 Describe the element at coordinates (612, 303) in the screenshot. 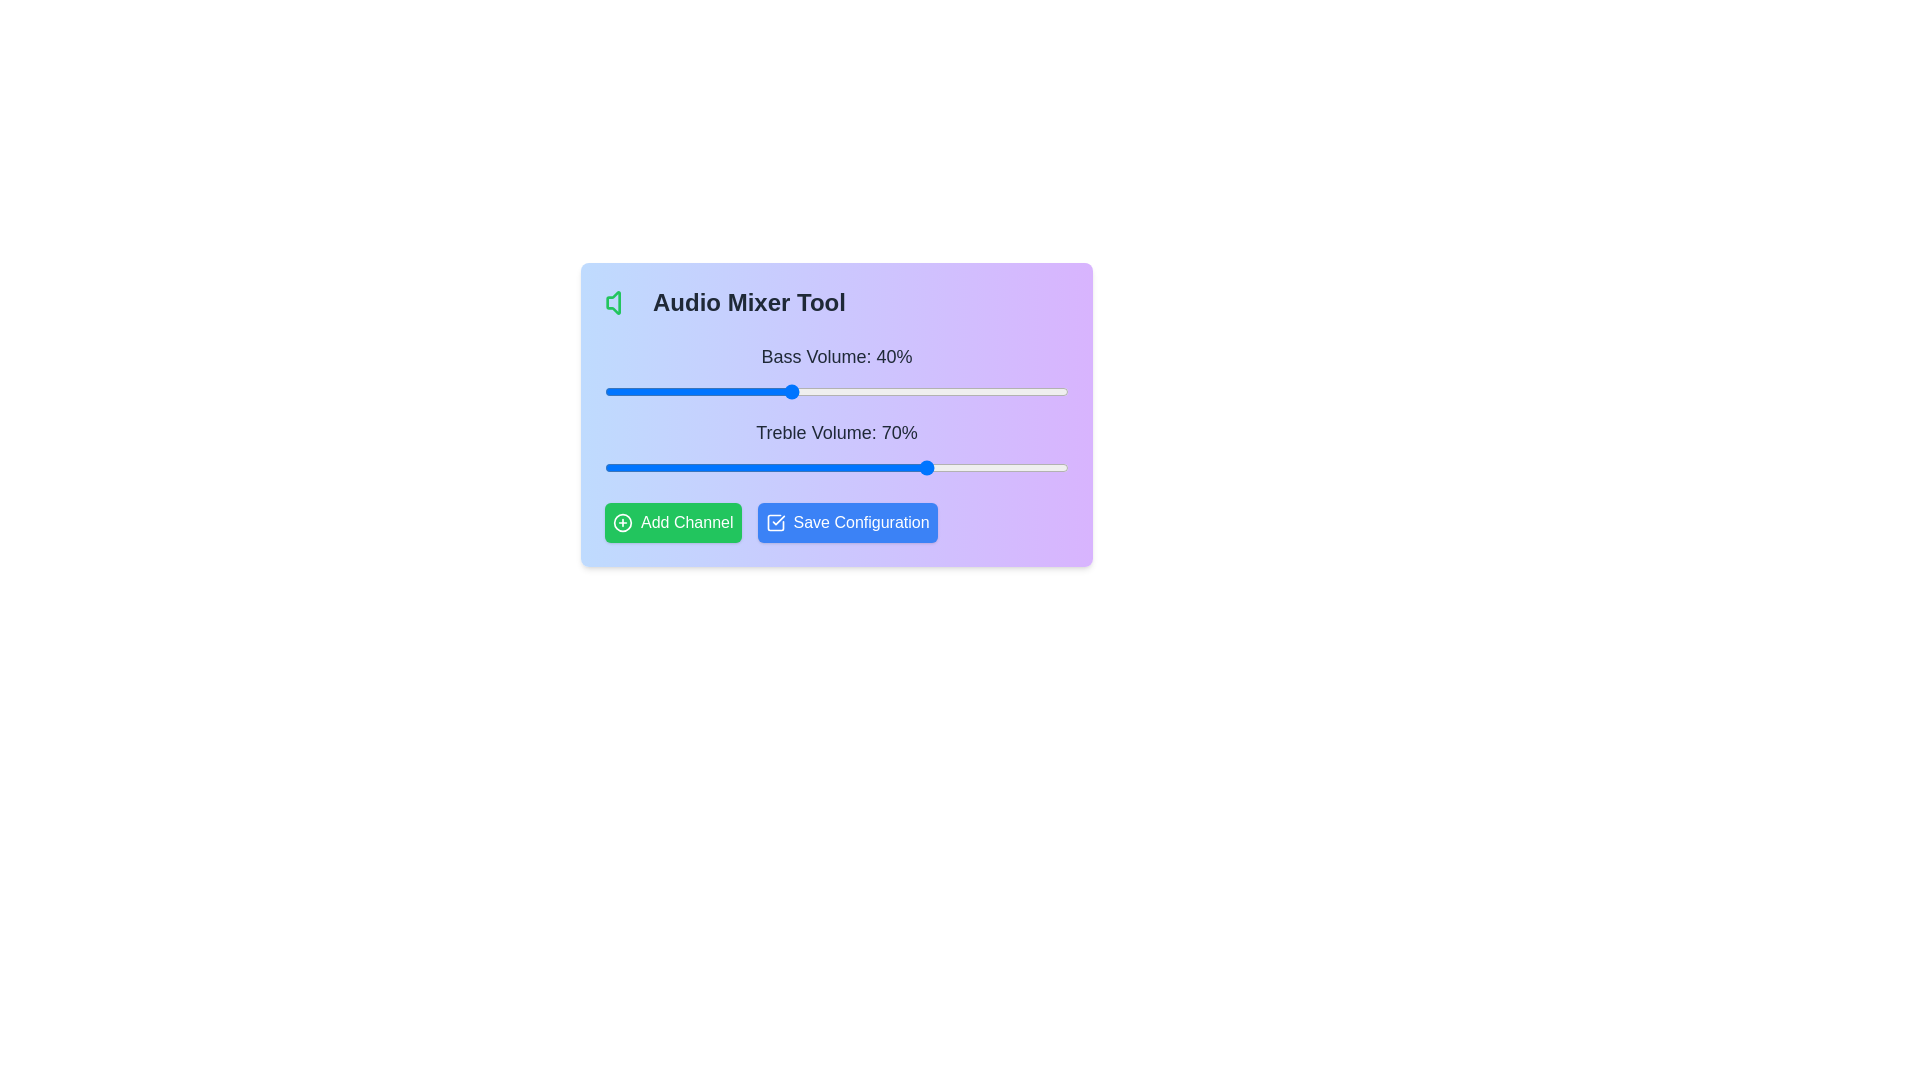

I see `the speaker or volume icon located in the top-left corner of the 'Audio Mixer Tool' panel, which features distinct geometric patterns symbolizing sound waves` at that location.